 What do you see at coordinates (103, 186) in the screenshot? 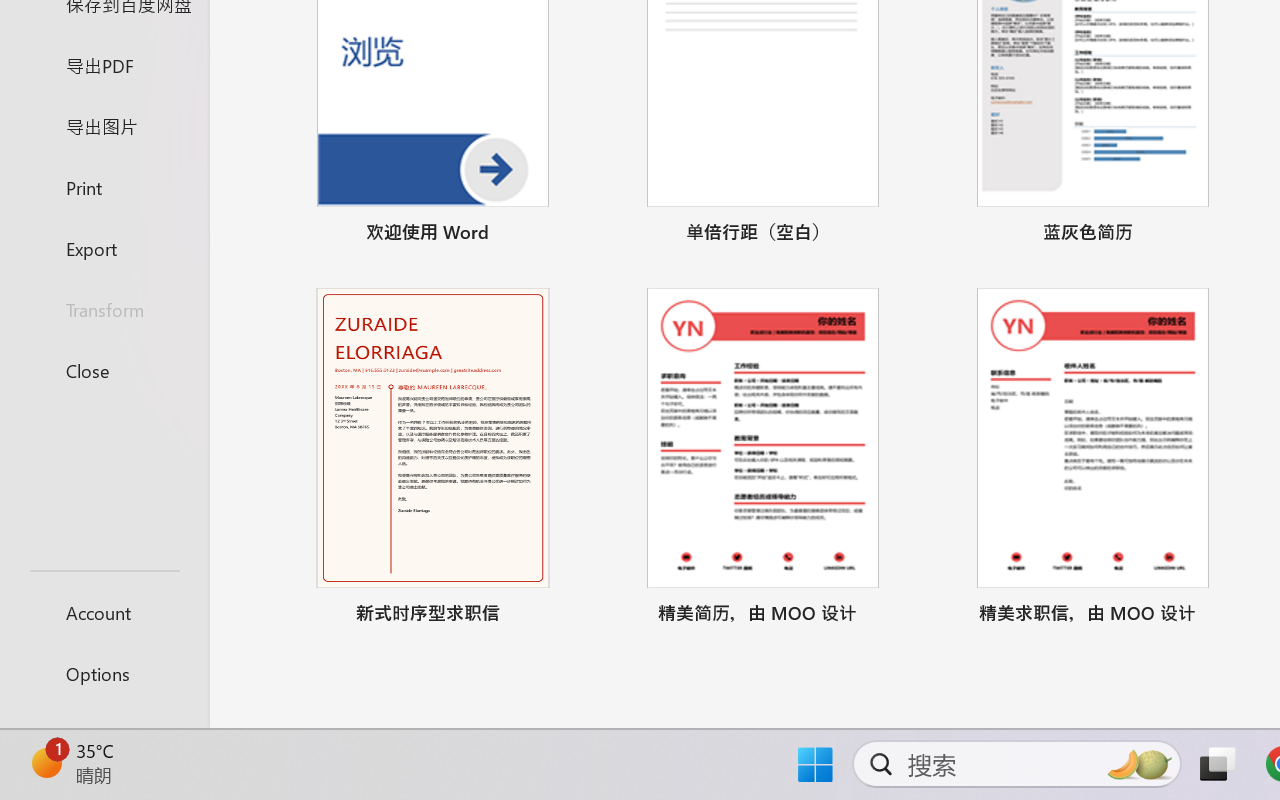
I see `'Print'` at bounding box center [103, 186].